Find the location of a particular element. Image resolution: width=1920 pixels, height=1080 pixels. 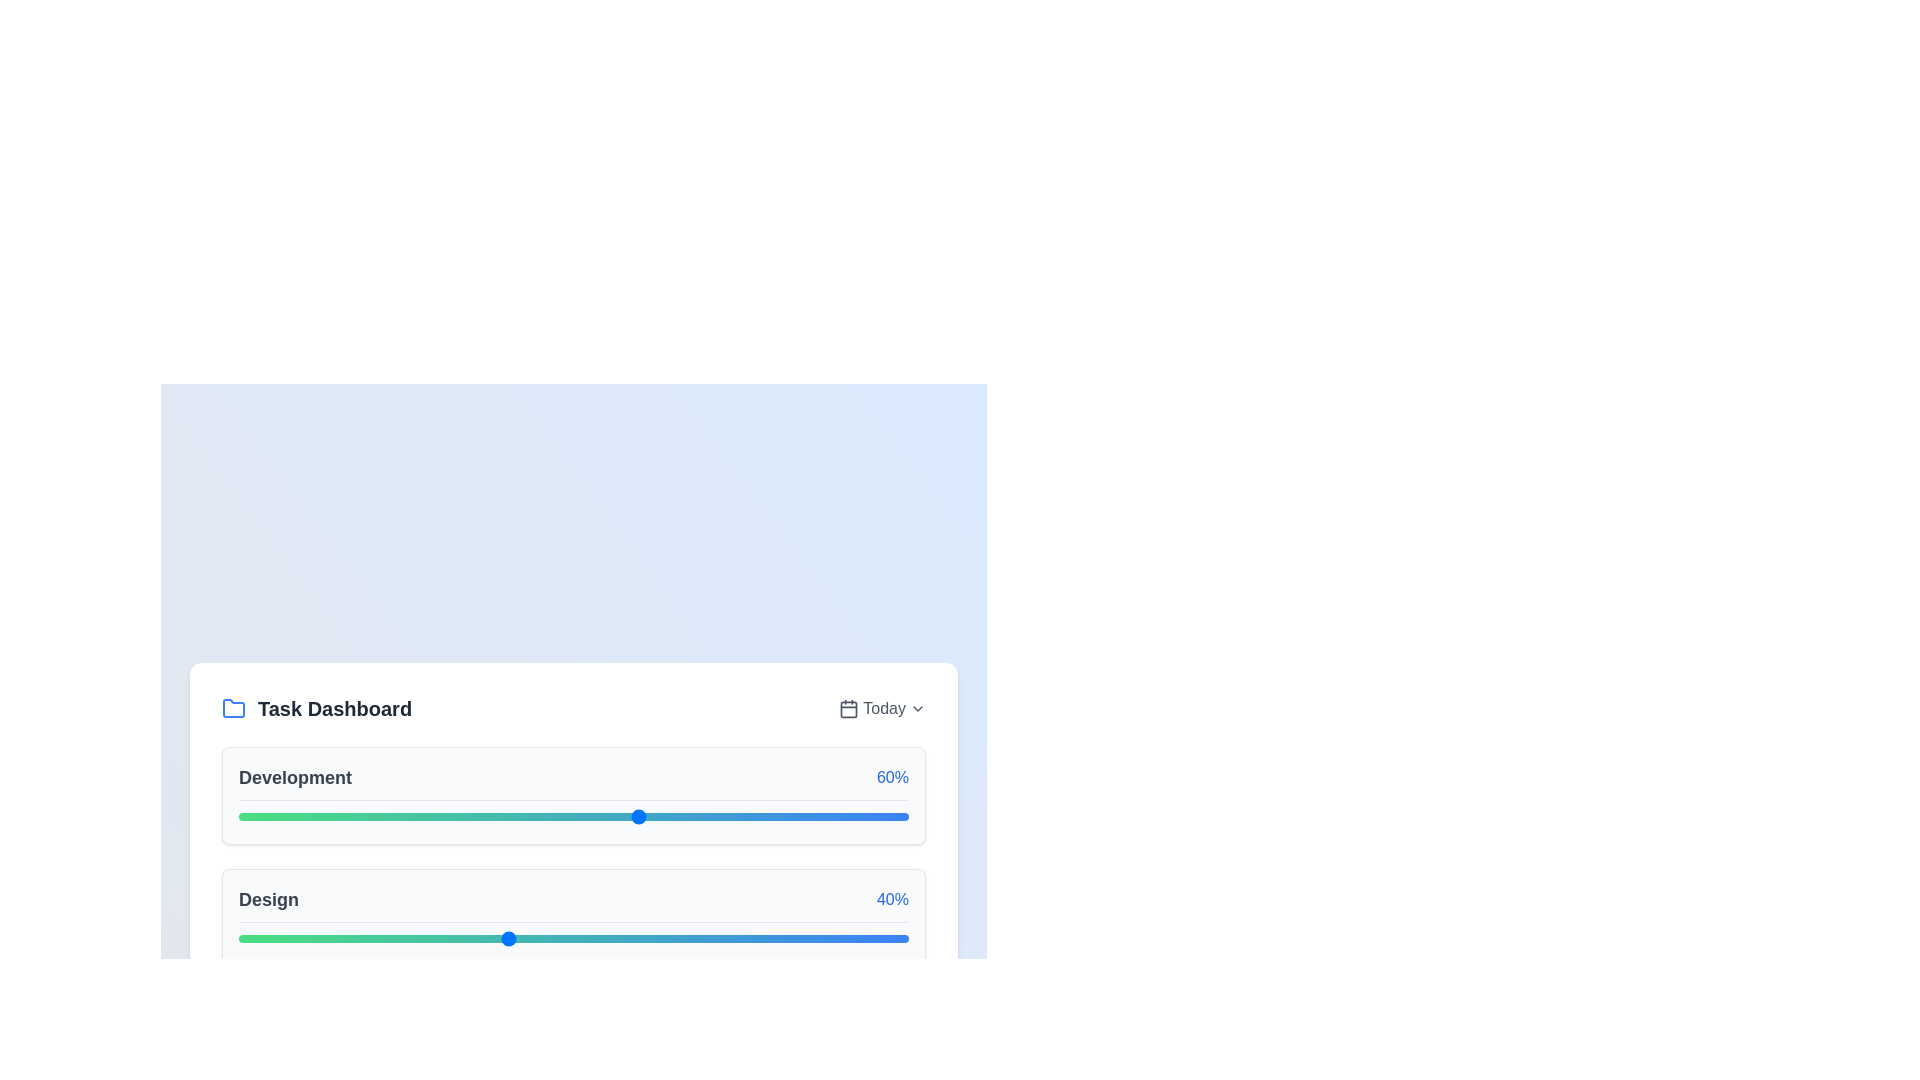

the folder icon vector graphic located within the 'Task Dashboard' widget, designed with a blue tone and a tab-like extension is located at coordinates (234, 707).